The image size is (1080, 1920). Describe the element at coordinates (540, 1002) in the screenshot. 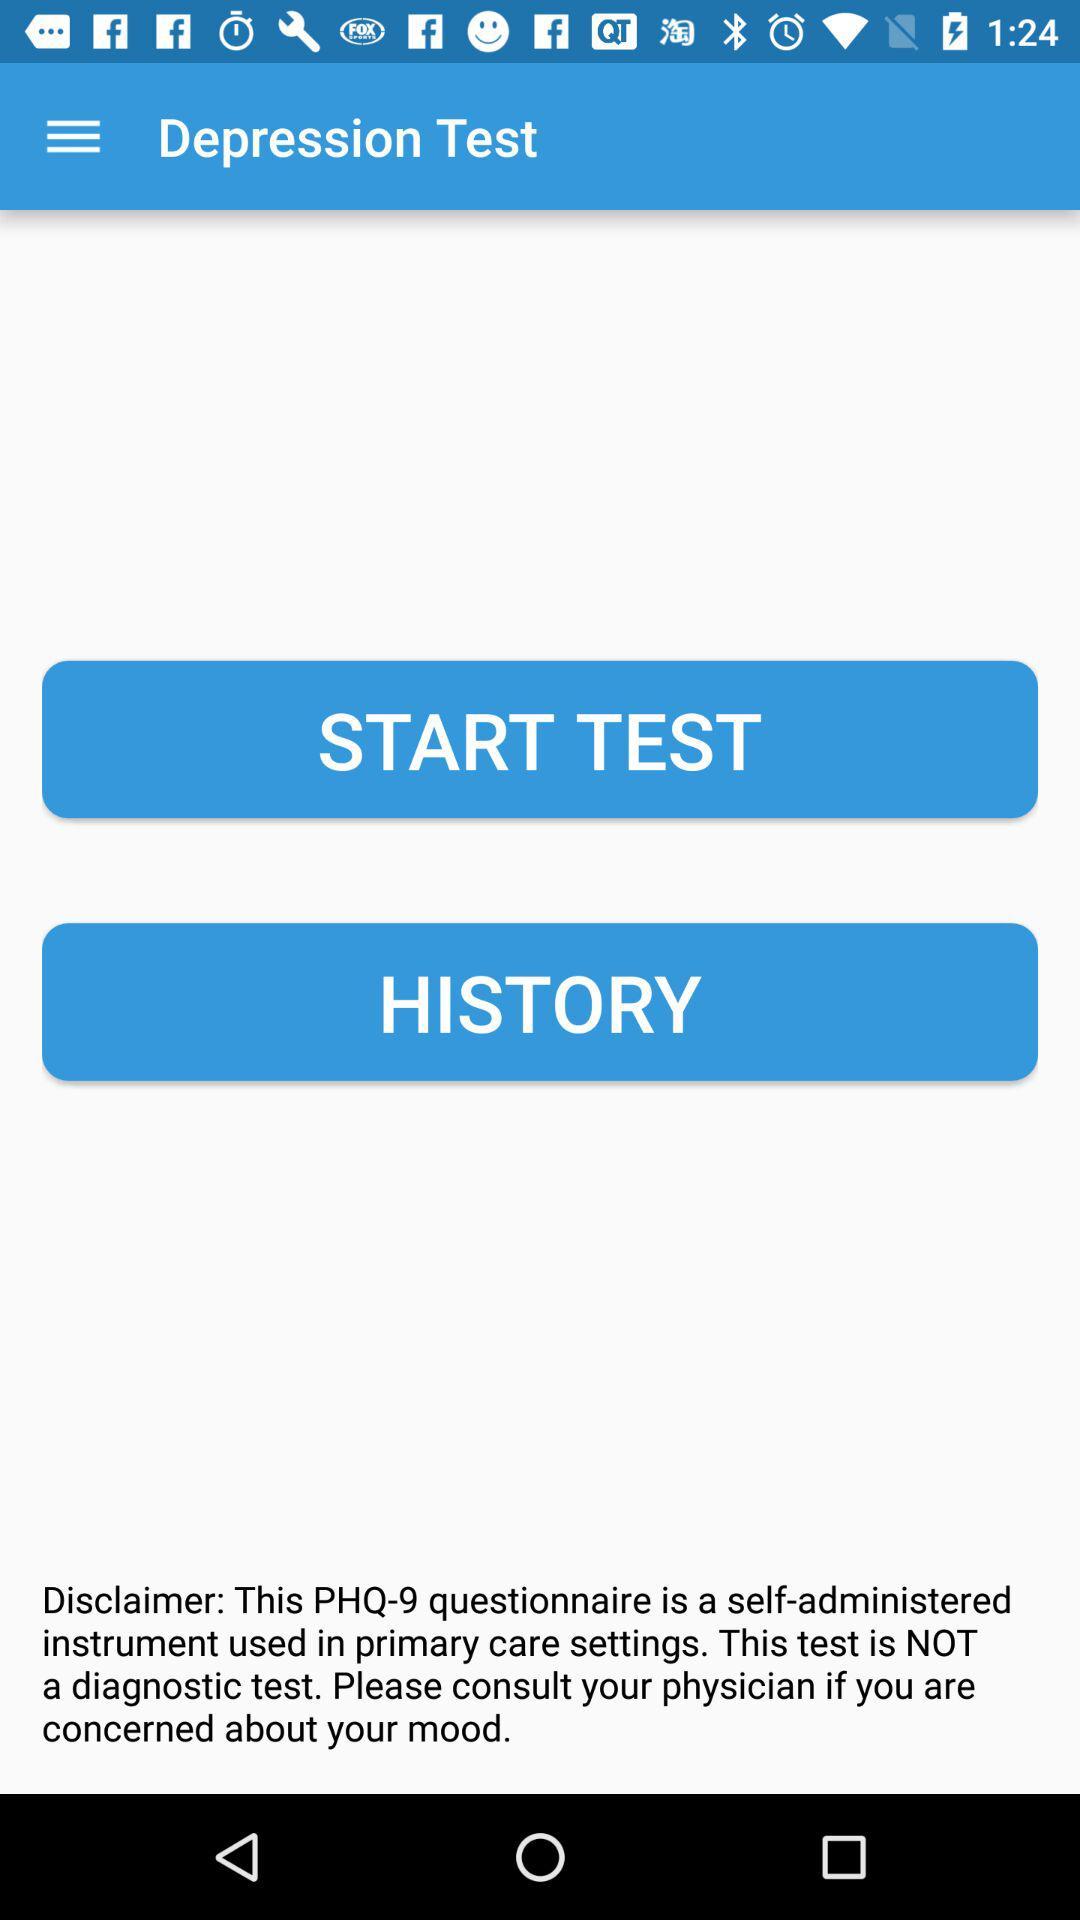

I see `history item` at that location.